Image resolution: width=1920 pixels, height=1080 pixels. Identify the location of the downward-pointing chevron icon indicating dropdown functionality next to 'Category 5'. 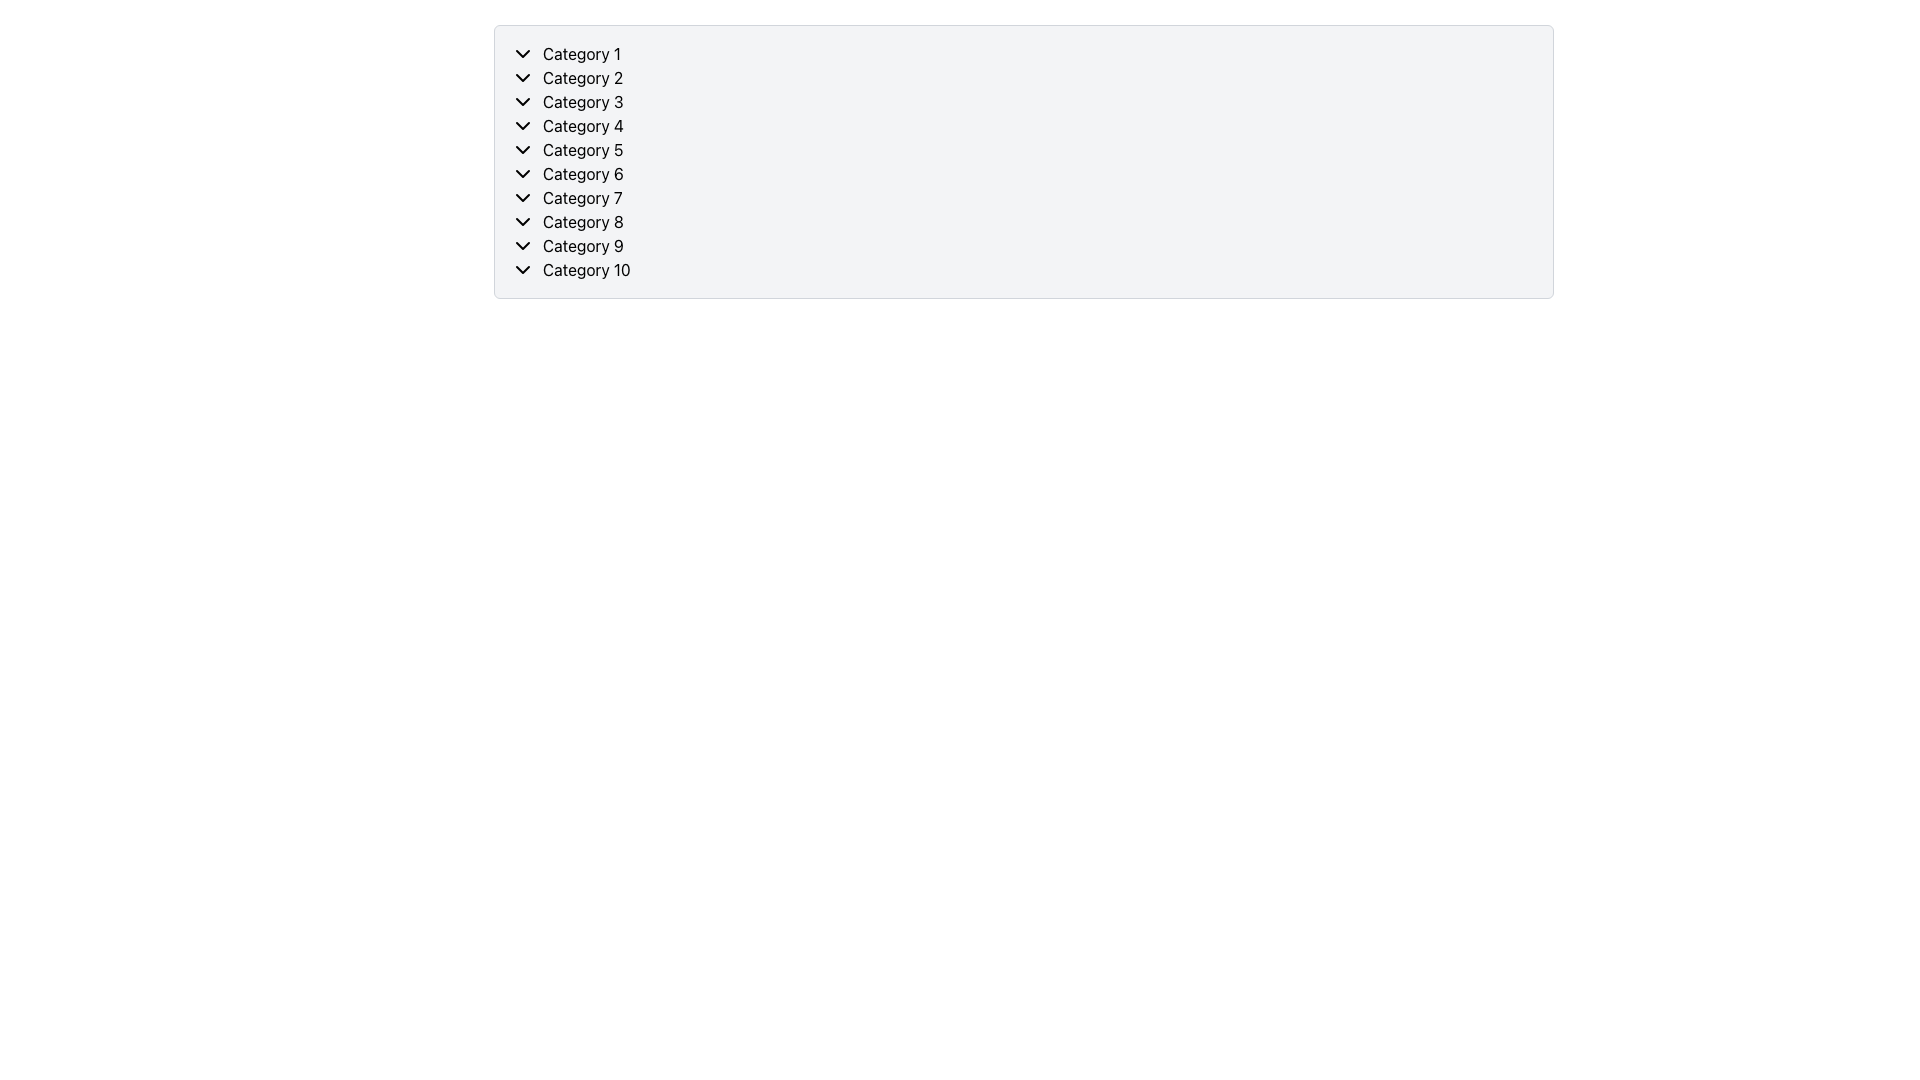
(523, 149).